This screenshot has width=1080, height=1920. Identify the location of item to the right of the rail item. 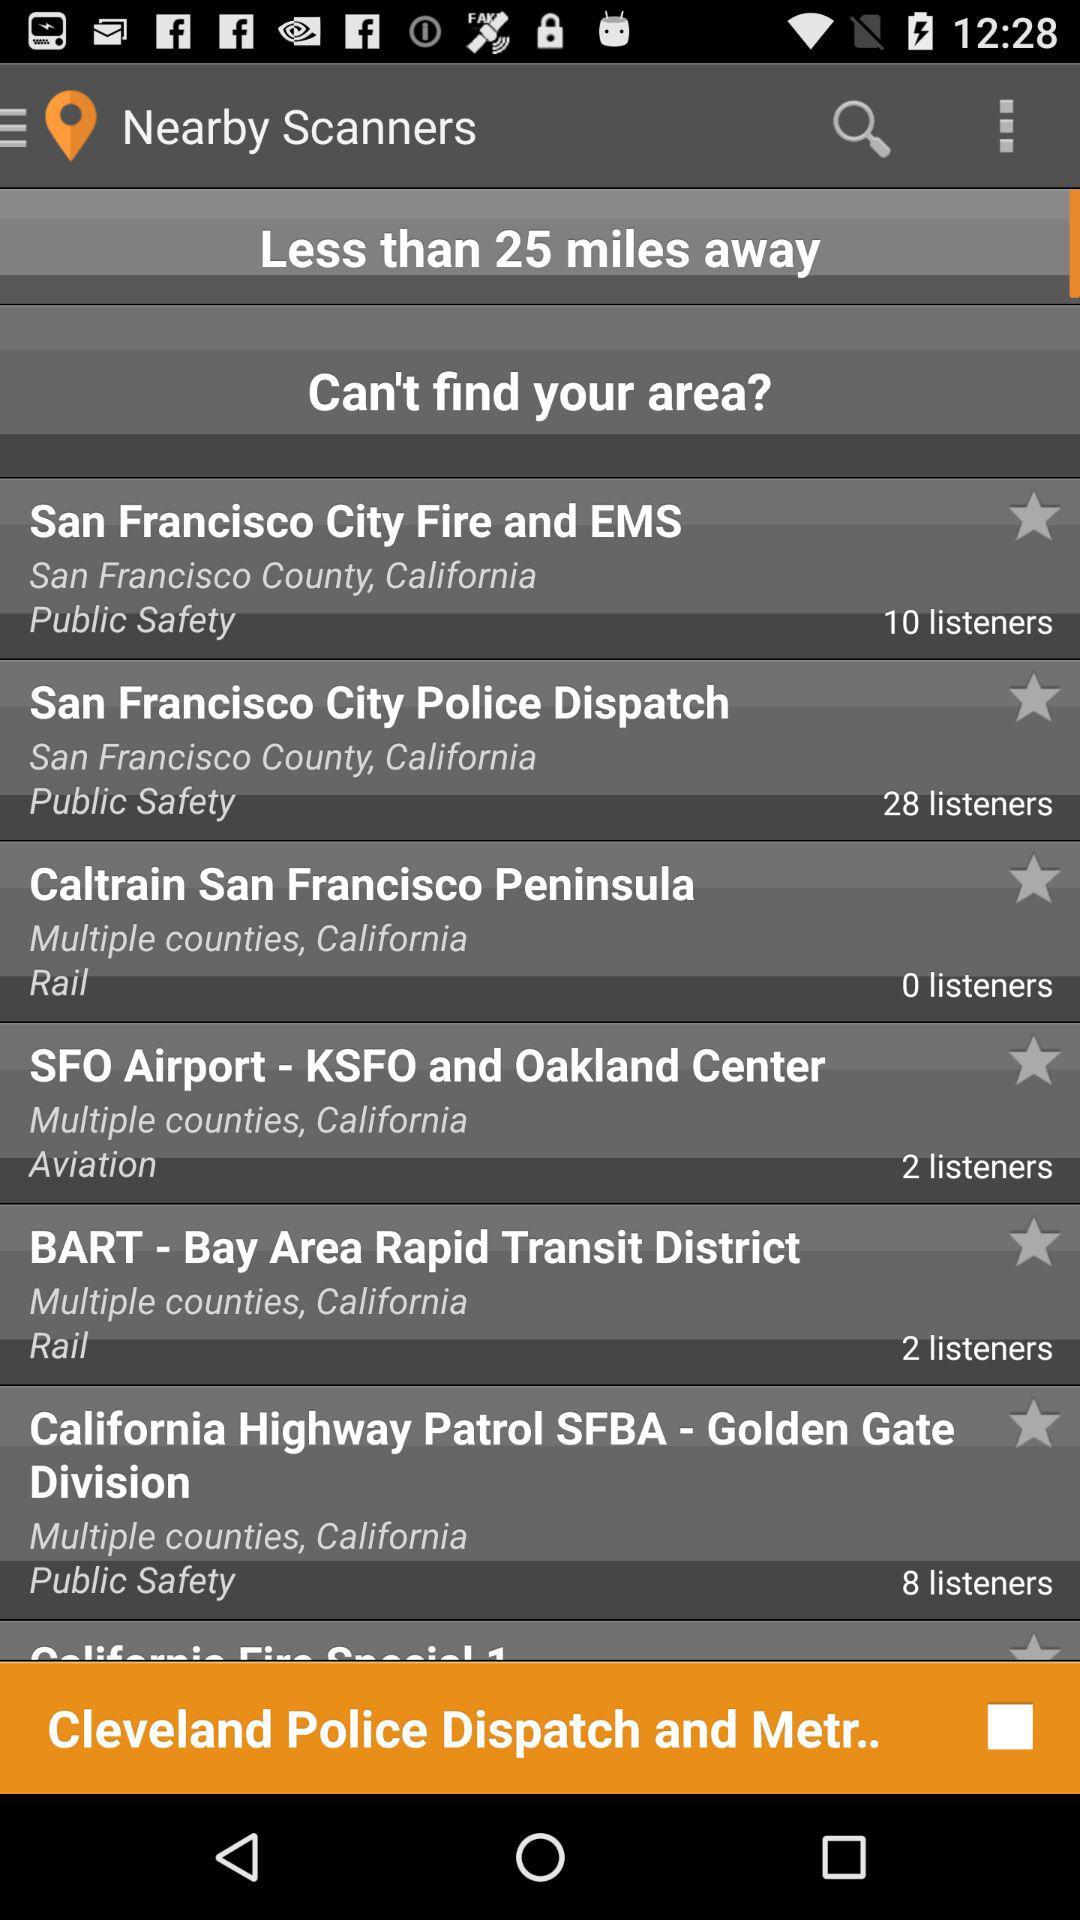
(990, 991).